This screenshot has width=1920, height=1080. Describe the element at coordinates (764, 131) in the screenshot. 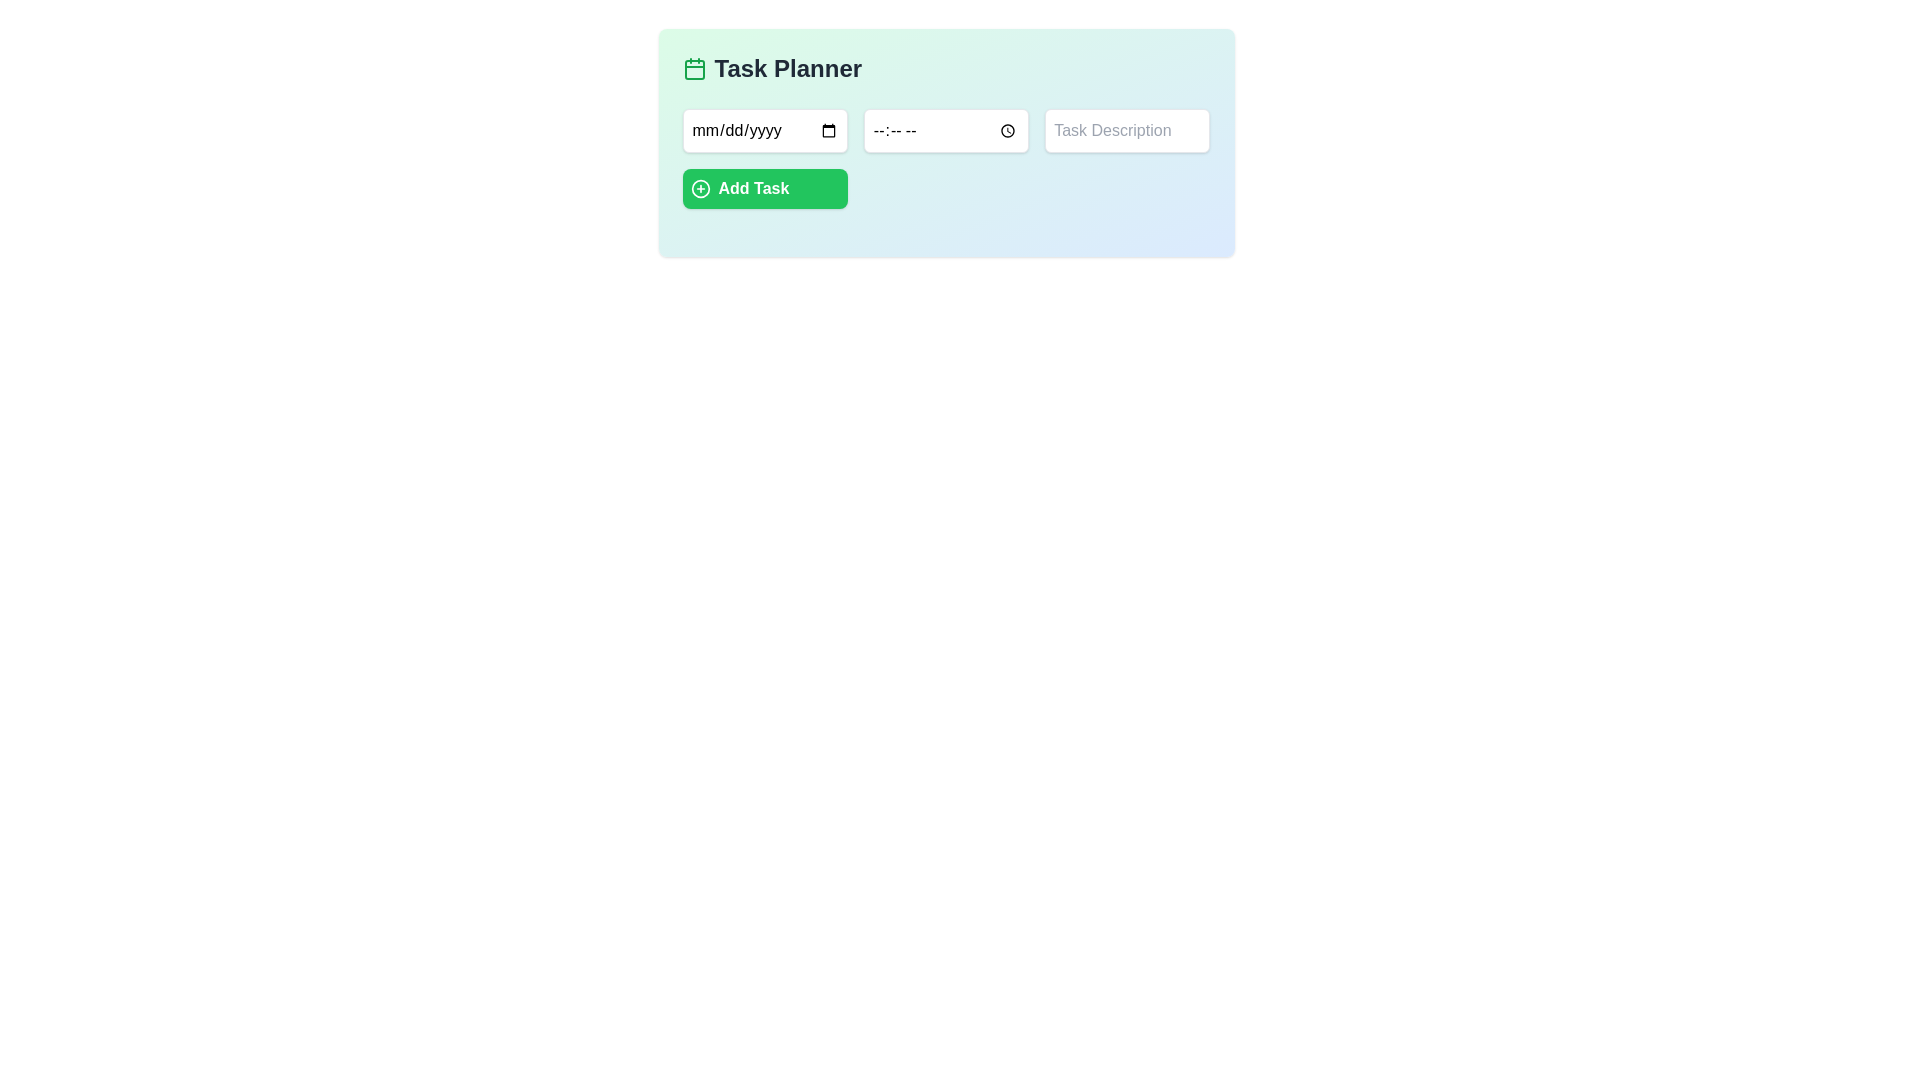

I see `the Date input field located within the 'Task Planner' segment to focus and start typing` at that location.